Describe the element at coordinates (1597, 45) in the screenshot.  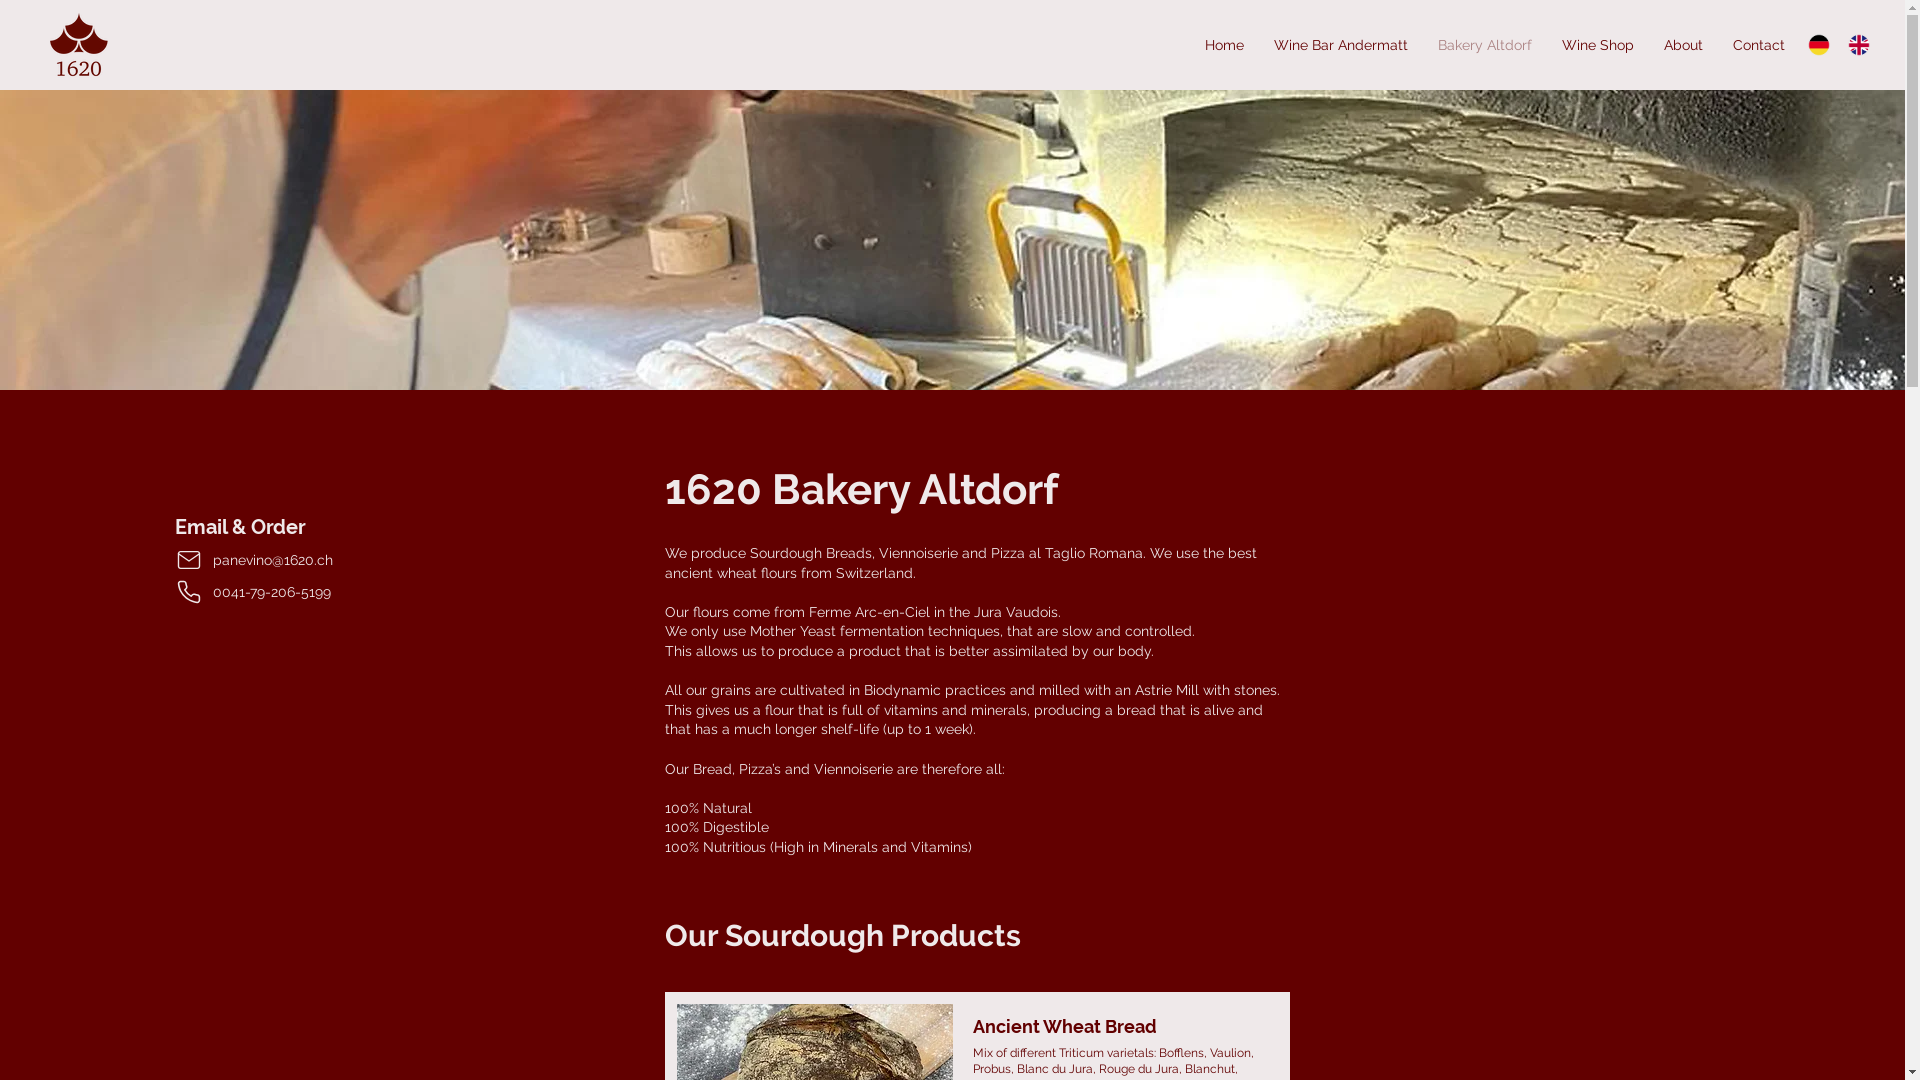
I see `'Wine Shop'` at that location.